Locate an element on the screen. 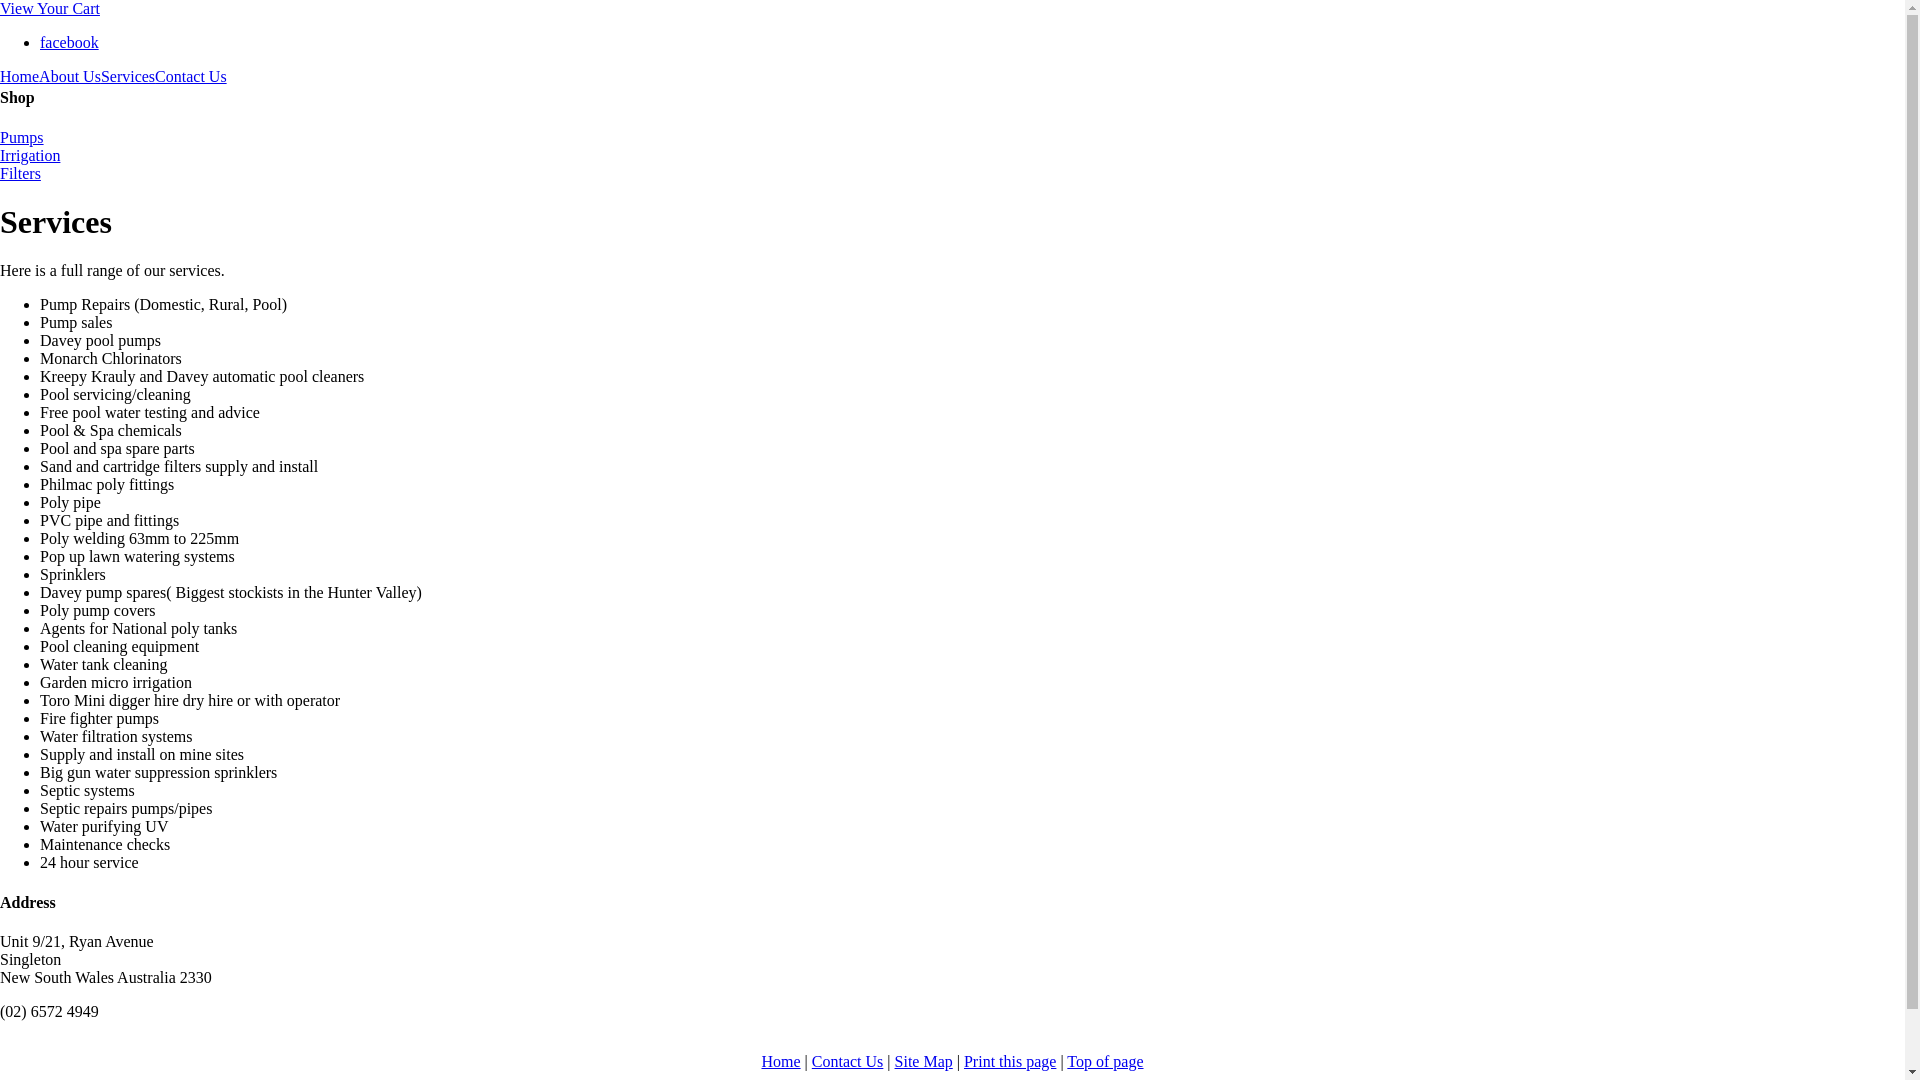  'Top of page' is located at coordinates (1065, 1060).